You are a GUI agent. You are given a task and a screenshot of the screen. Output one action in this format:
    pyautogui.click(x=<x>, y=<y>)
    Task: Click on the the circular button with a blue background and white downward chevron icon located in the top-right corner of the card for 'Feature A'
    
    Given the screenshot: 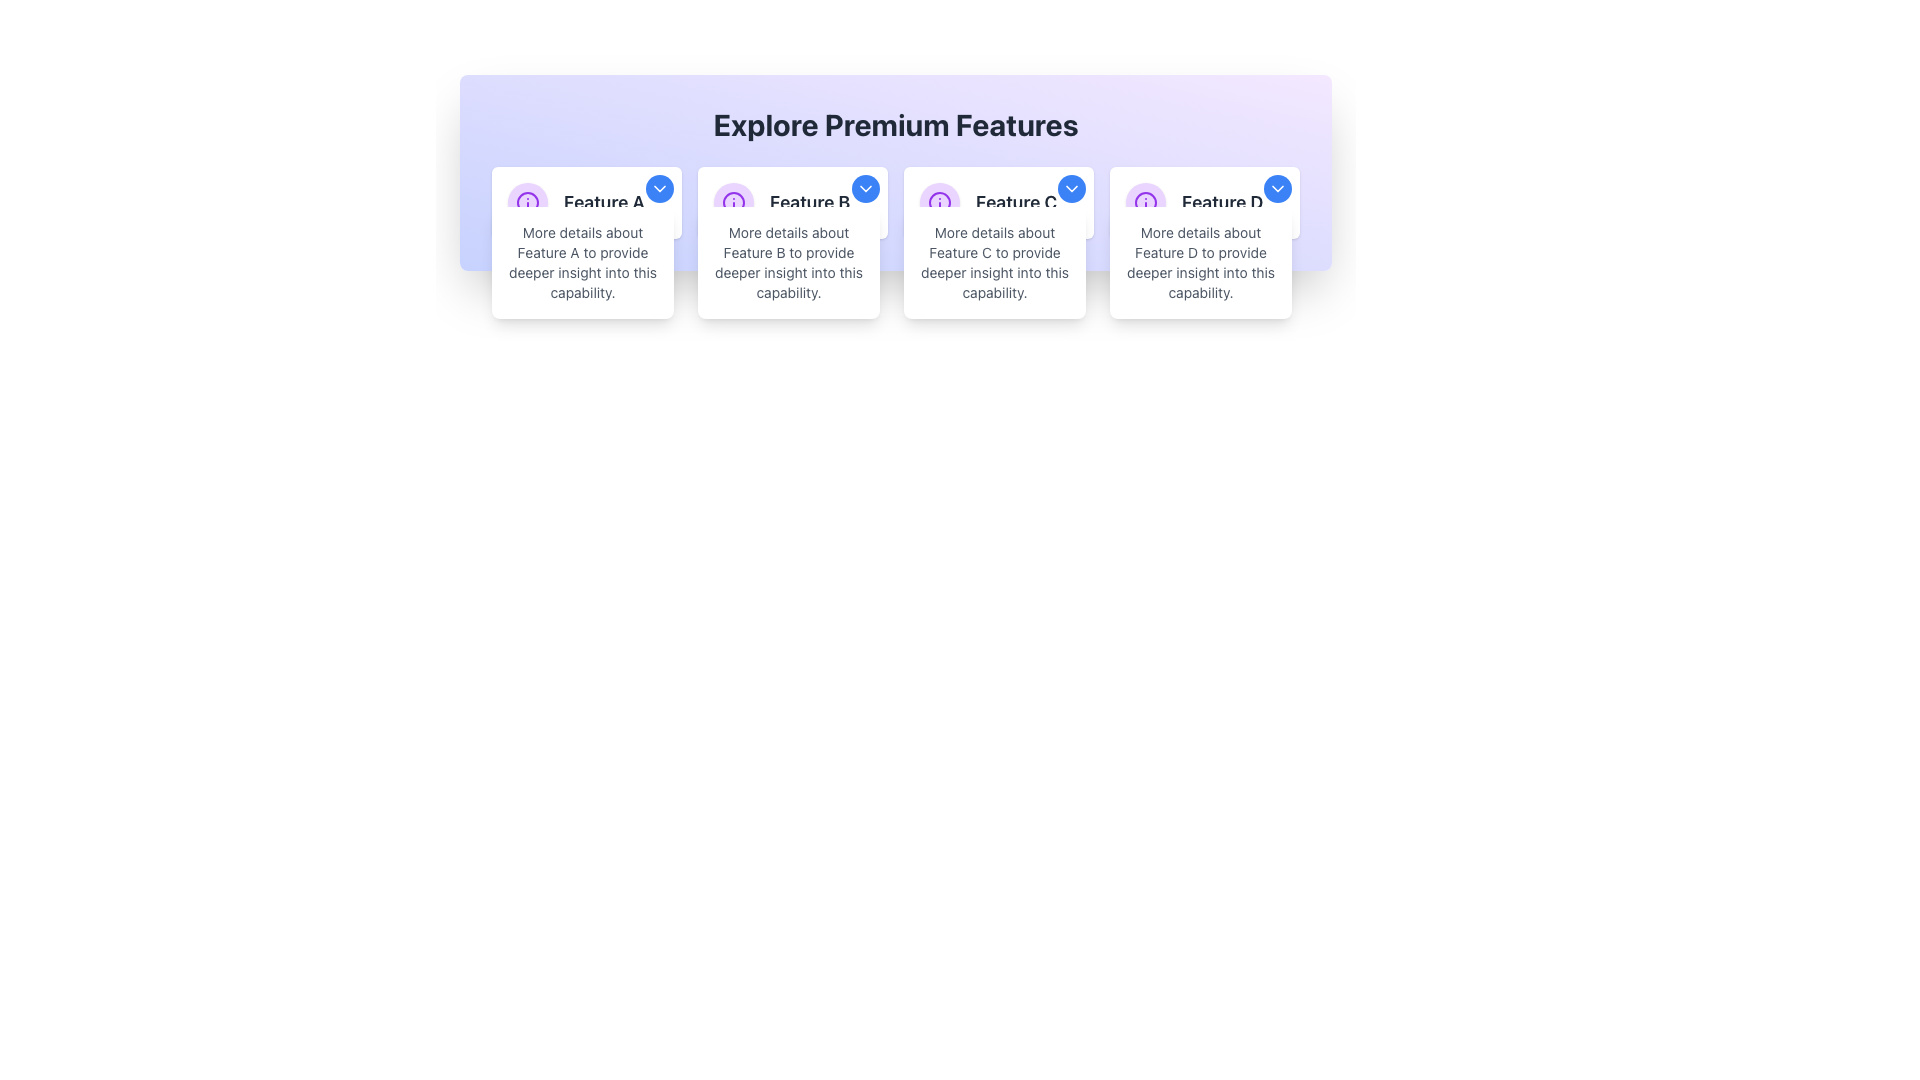 What is the action you would take?
    pyautogui.click(x=660, y=189)
    